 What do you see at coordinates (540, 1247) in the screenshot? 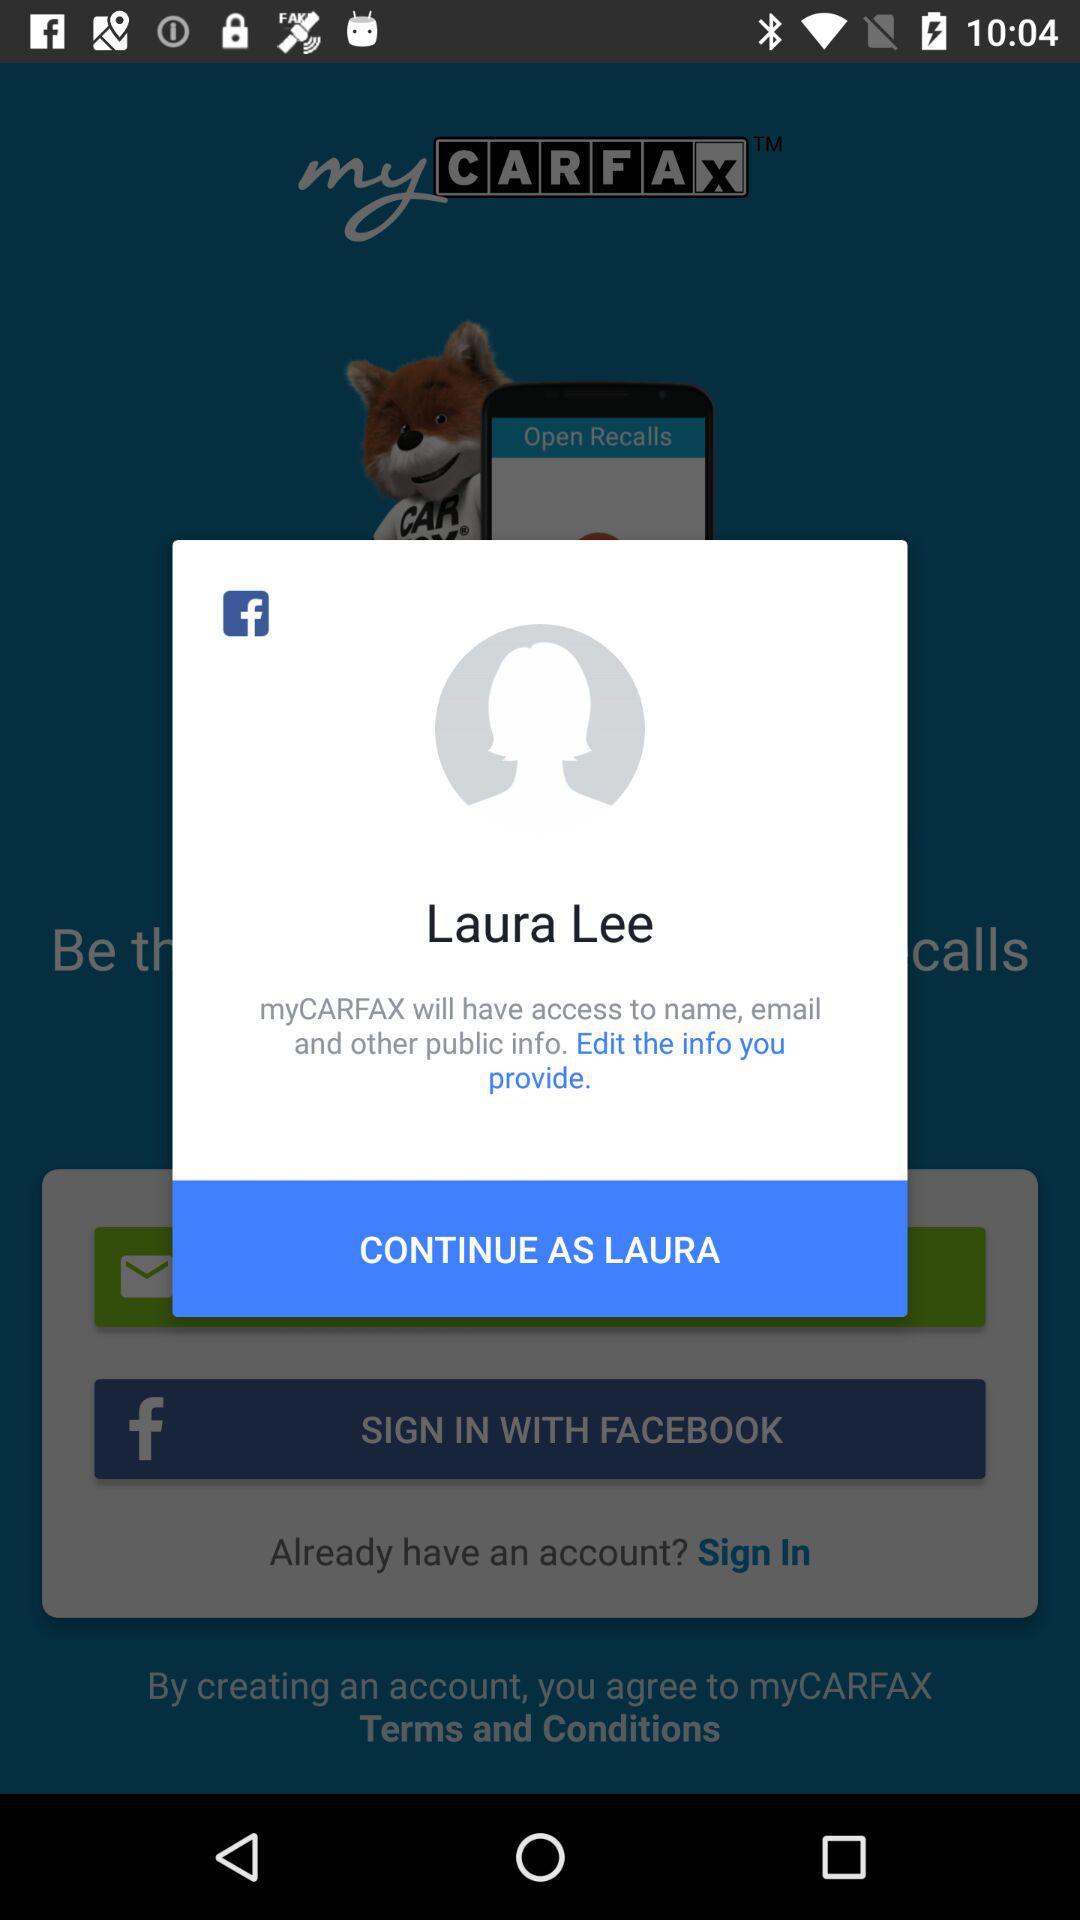
I see `continue as laura item` at bounding box center [540, 1247].